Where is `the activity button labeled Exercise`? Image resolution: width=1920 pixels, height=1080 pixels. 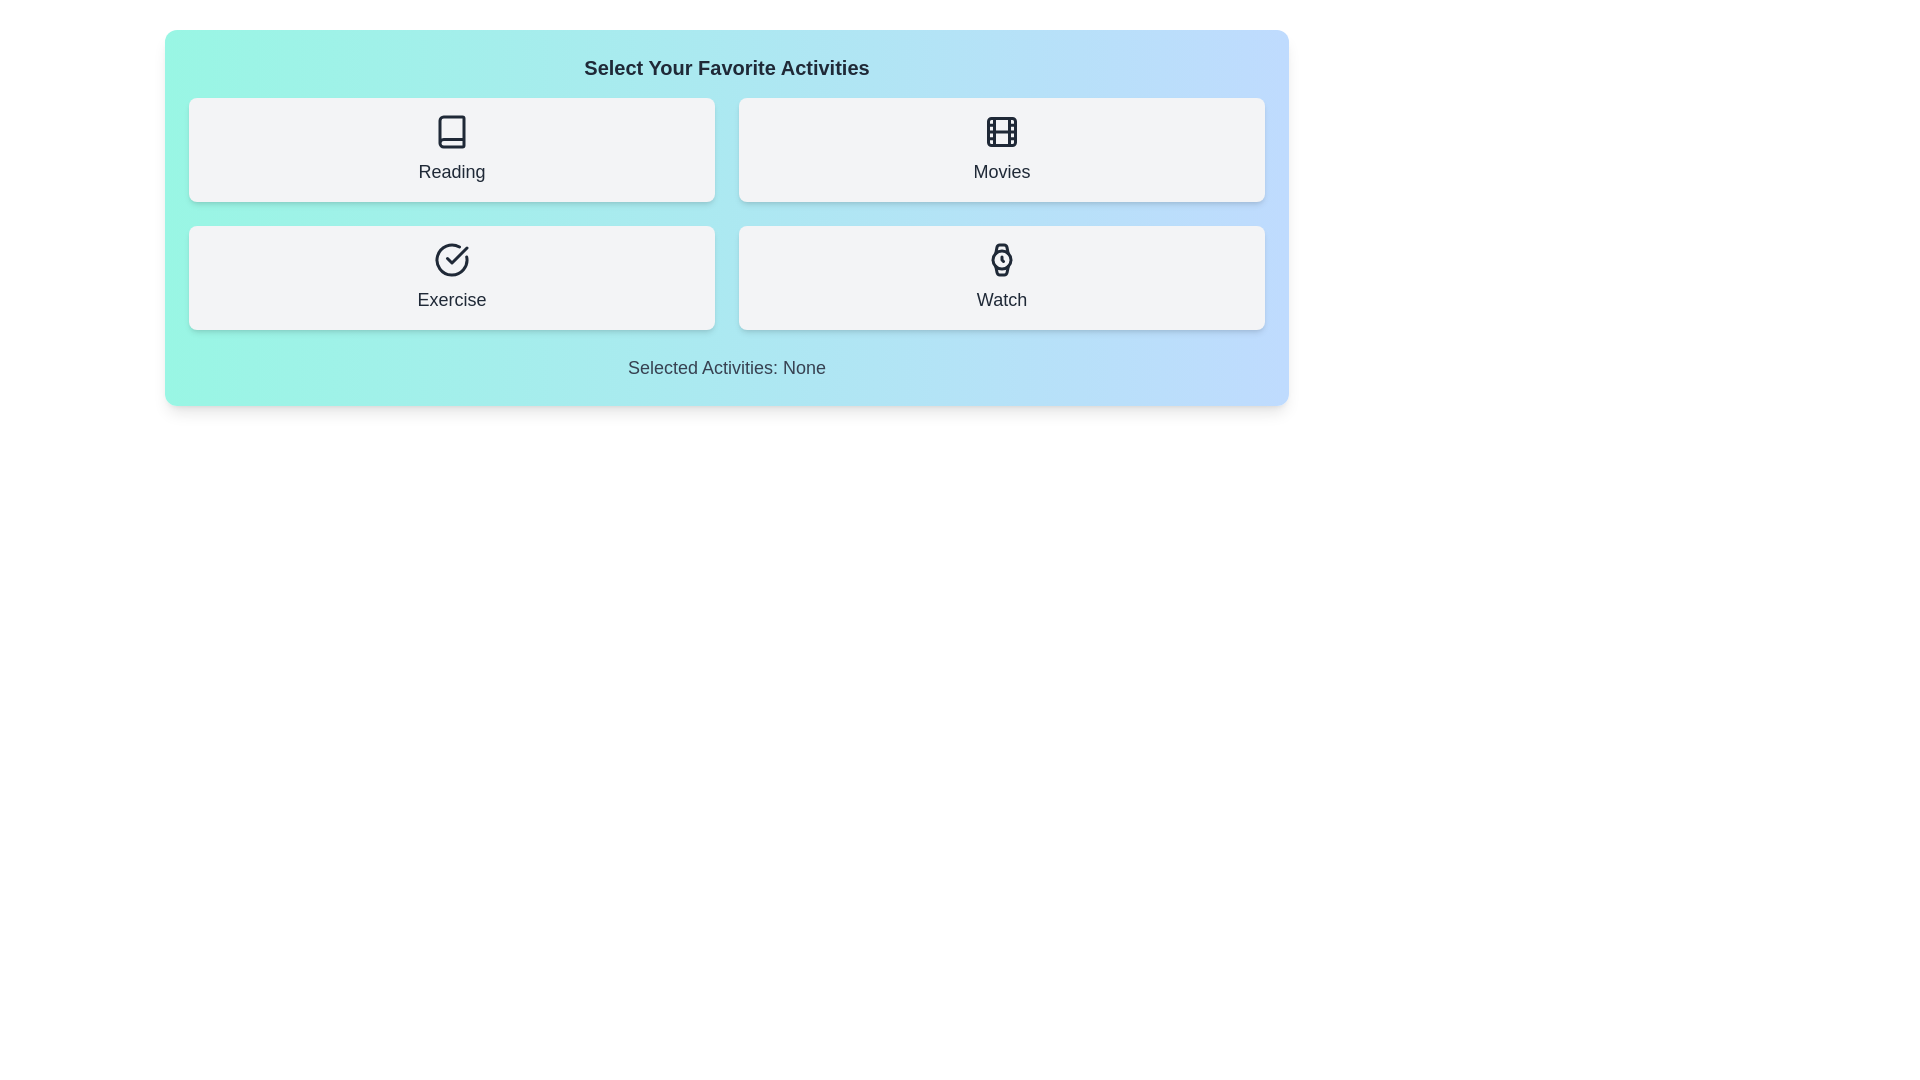 the activity button labeled Exercise is located at coordinates (450, 277).